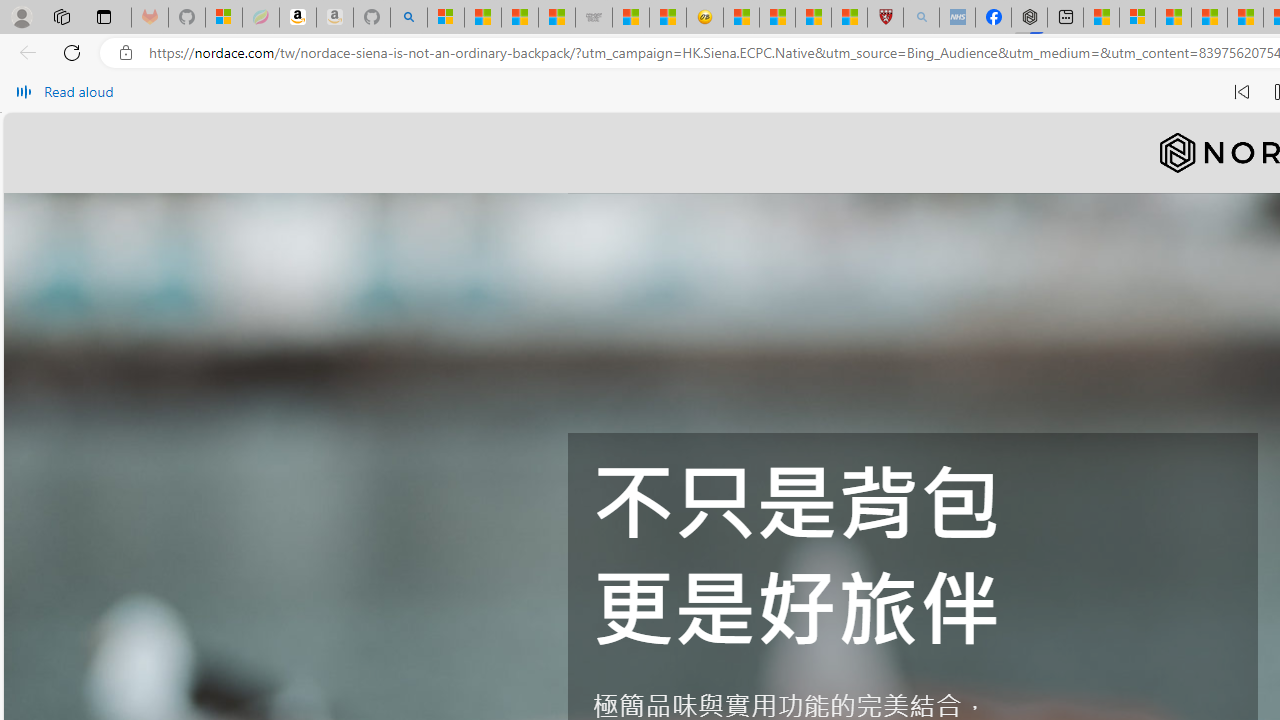 The height and width of the screenshot is (720, 1280). I want to click on 'Nordace - Nordace Siena Is Not An Ordinary Backpack', so click(1029, 17).